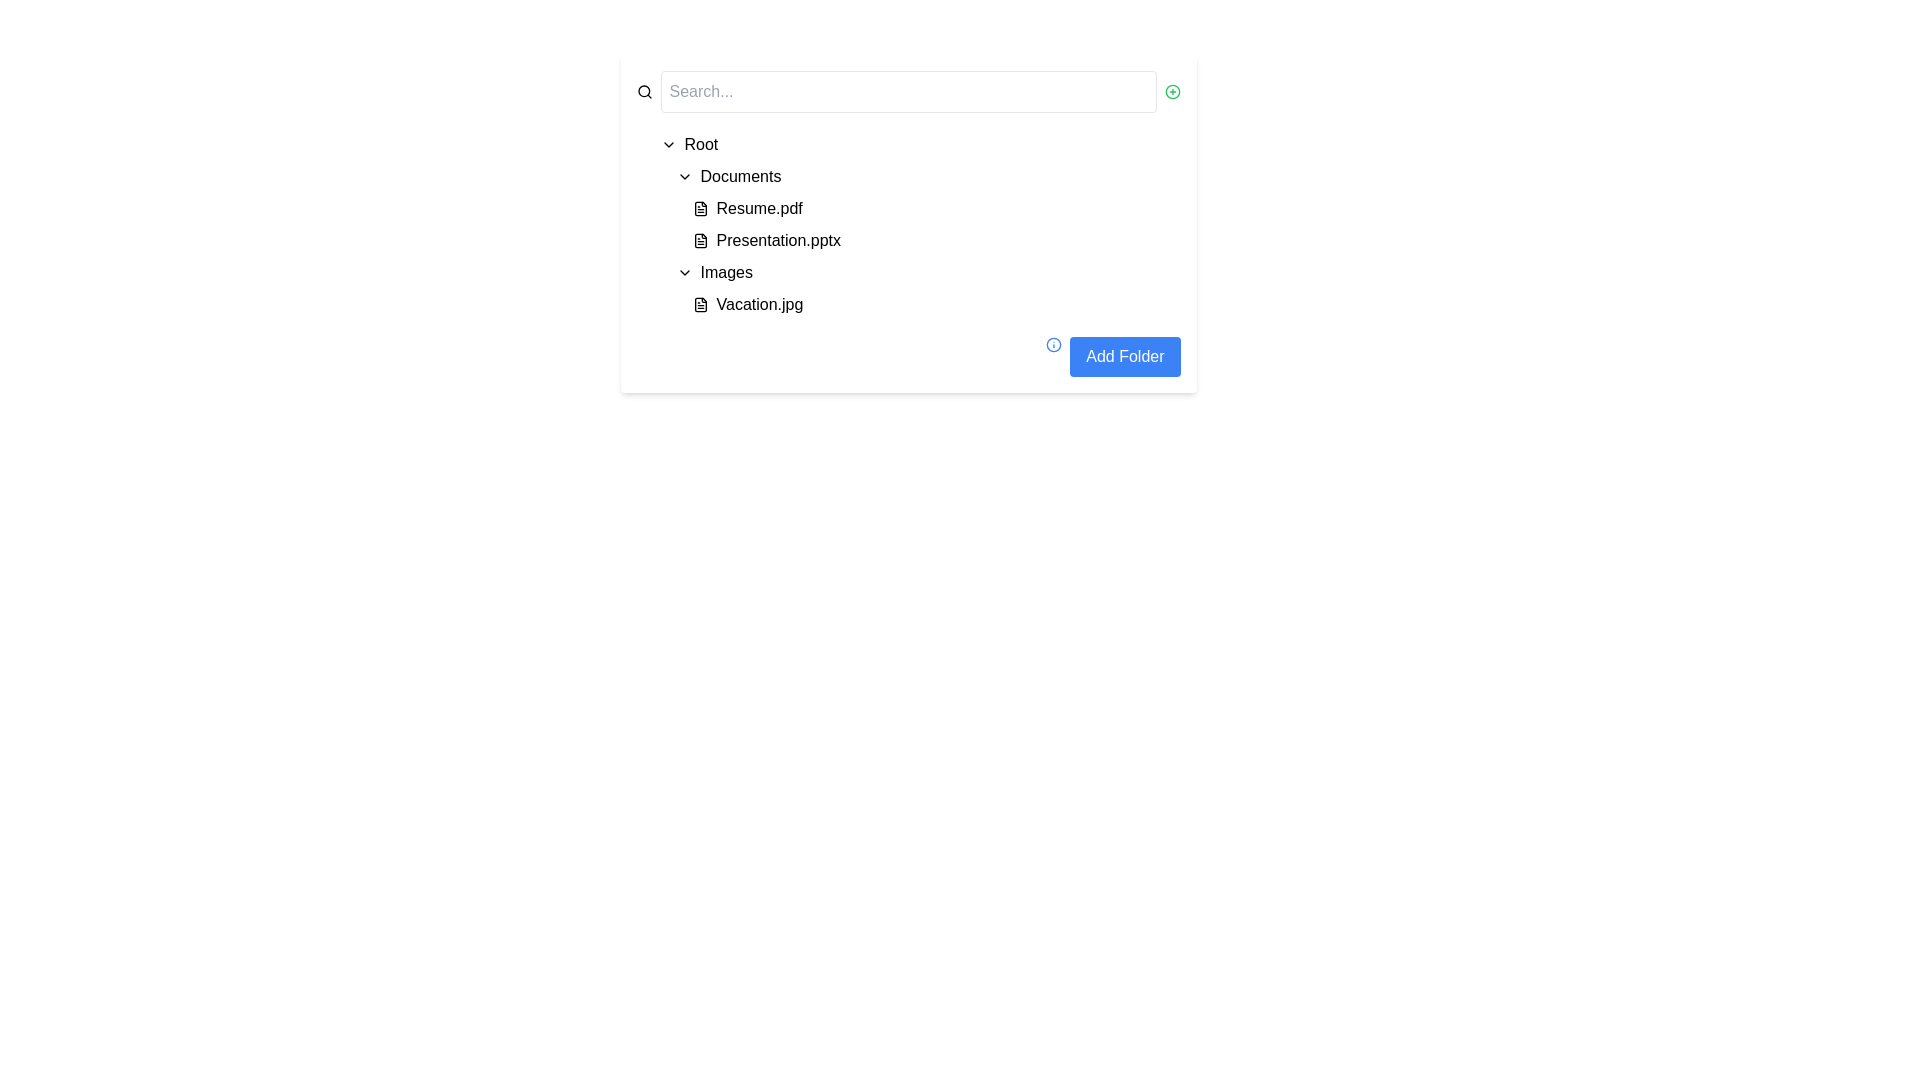 This screenshot has width=1920, height=1080. Describe the element at coordinates (1172, 92) in the screenshot. I see `the green circular '+' button located at the right end of the horizontal layout after the search bar` at that location.